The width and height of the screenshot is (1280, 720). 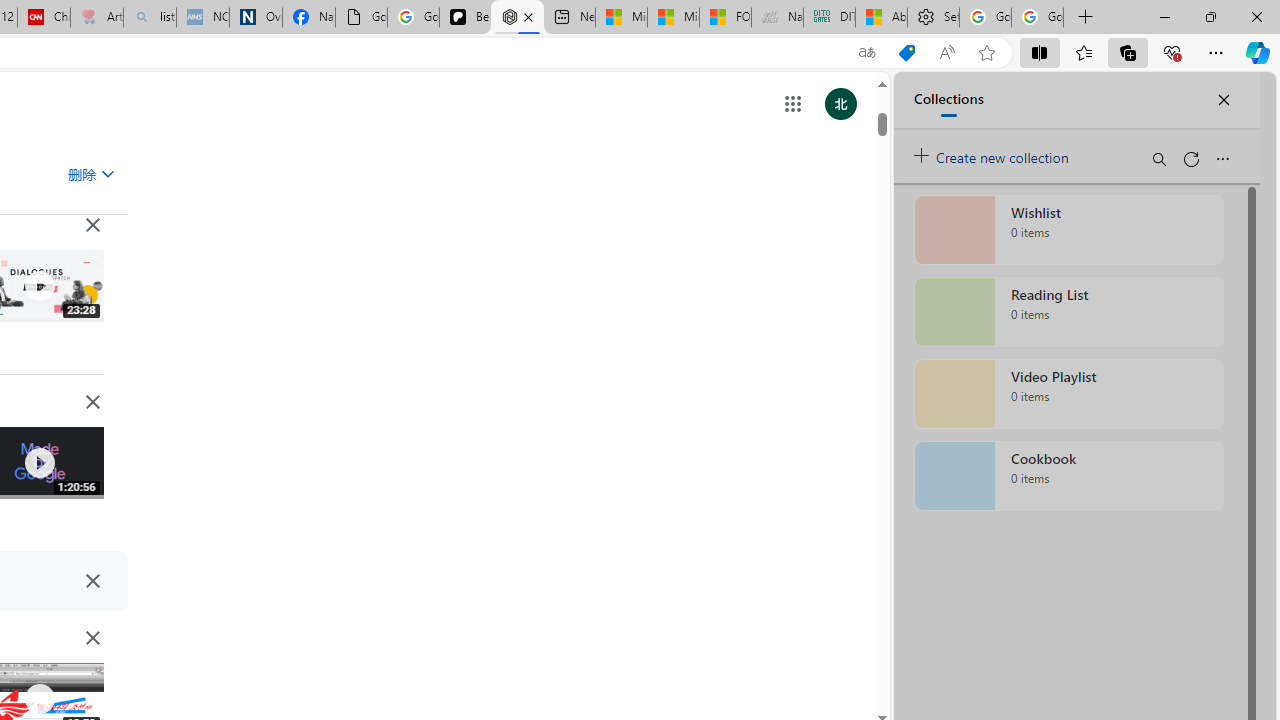 I want to click on 'Class: IVR0f NMm5M', so click(x=39, y=698).